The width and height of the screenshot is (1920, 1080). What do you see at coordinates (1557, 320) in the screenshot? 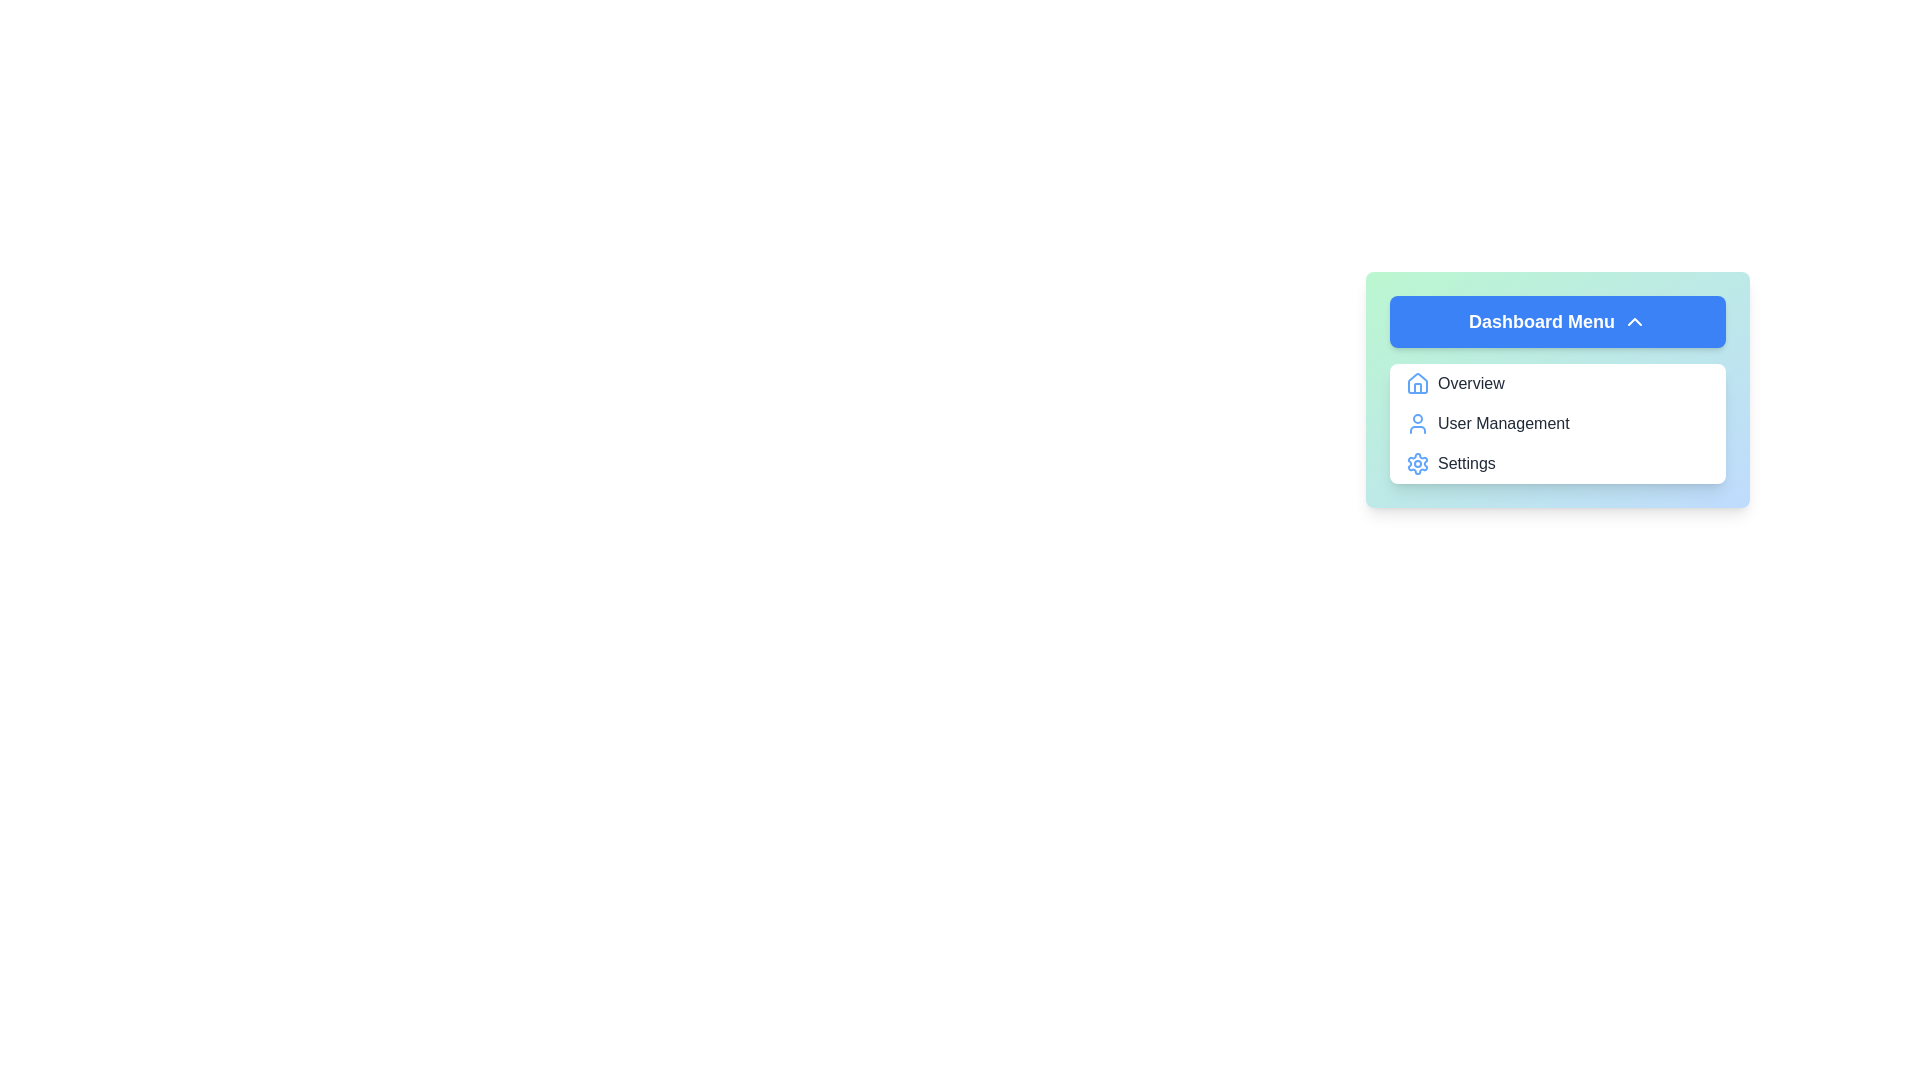
I see `the 'Dashboard Menu' button to toggle the menu visibility` at bounding box center [1557, 320].